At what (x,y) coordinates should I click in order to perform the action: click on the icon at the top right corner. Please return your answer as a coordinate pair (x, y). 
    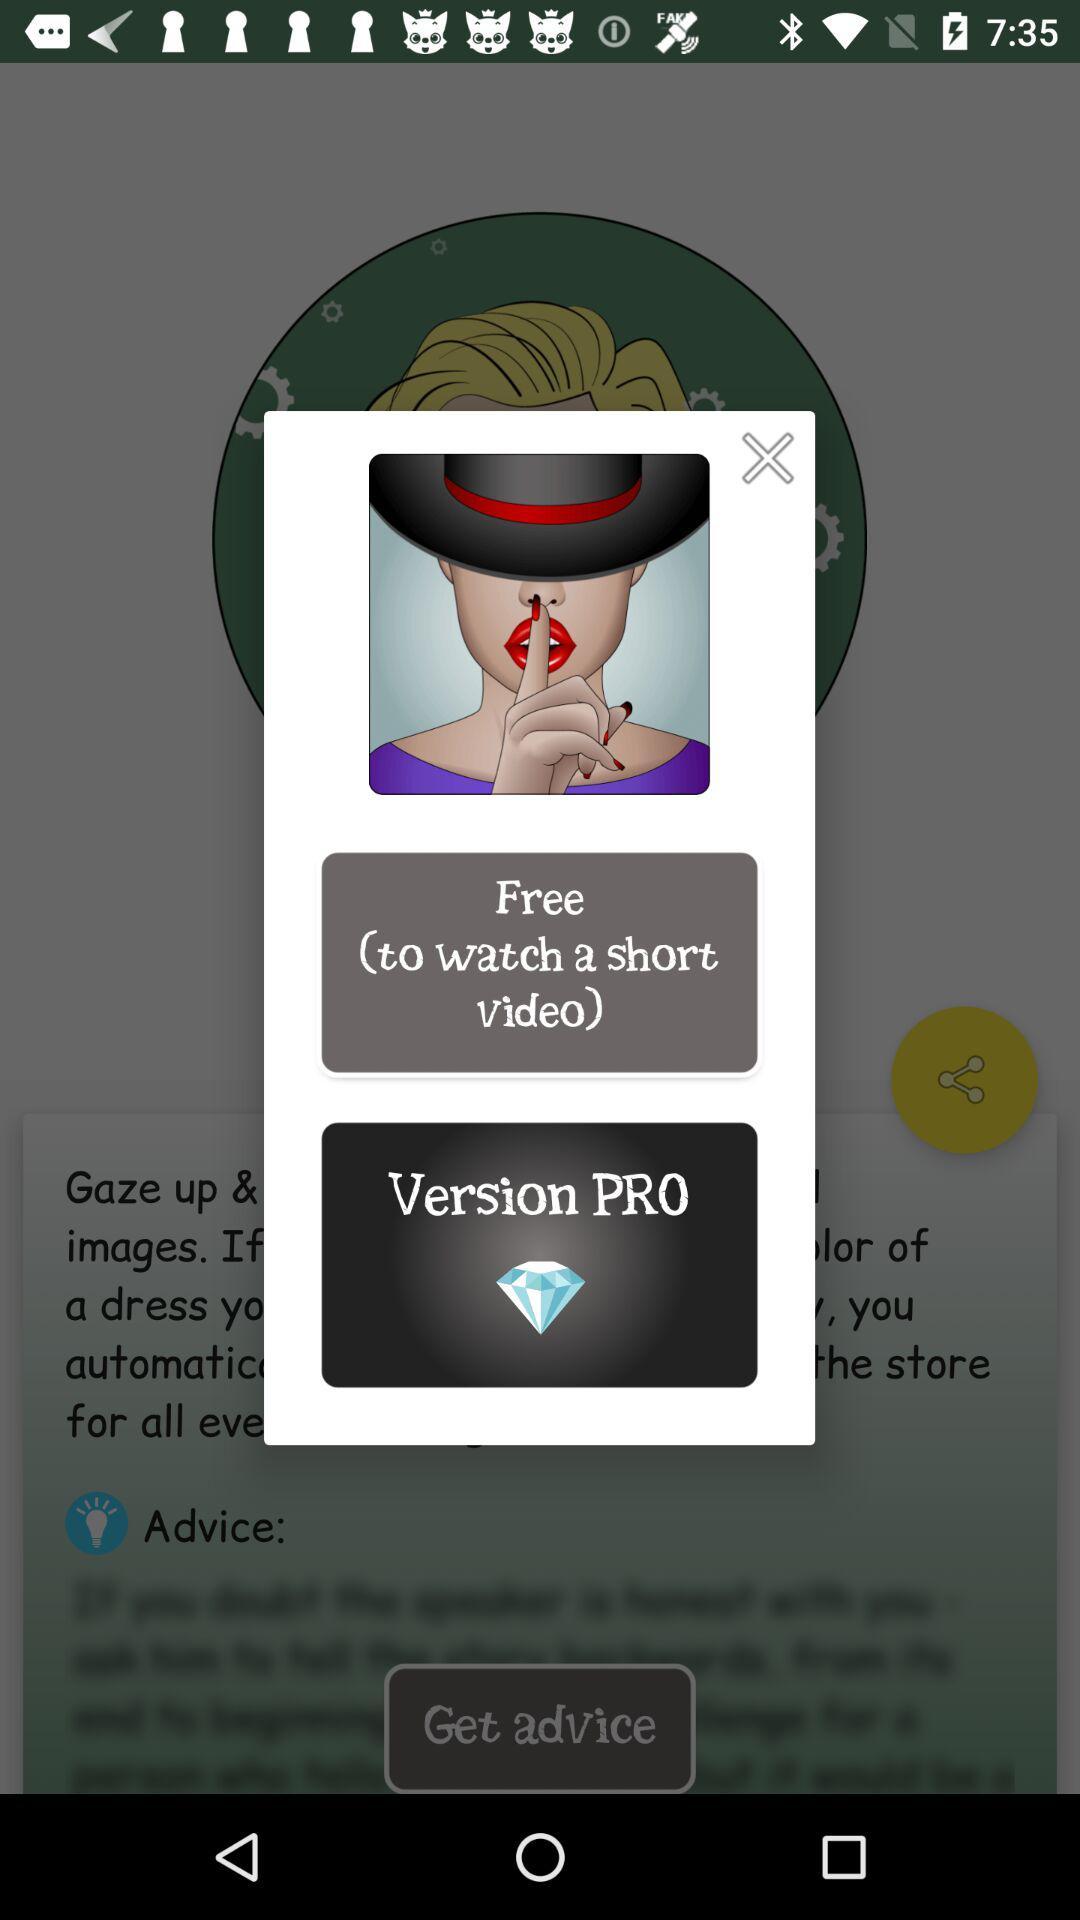
    Looking at the image, I should click on (766, 457).